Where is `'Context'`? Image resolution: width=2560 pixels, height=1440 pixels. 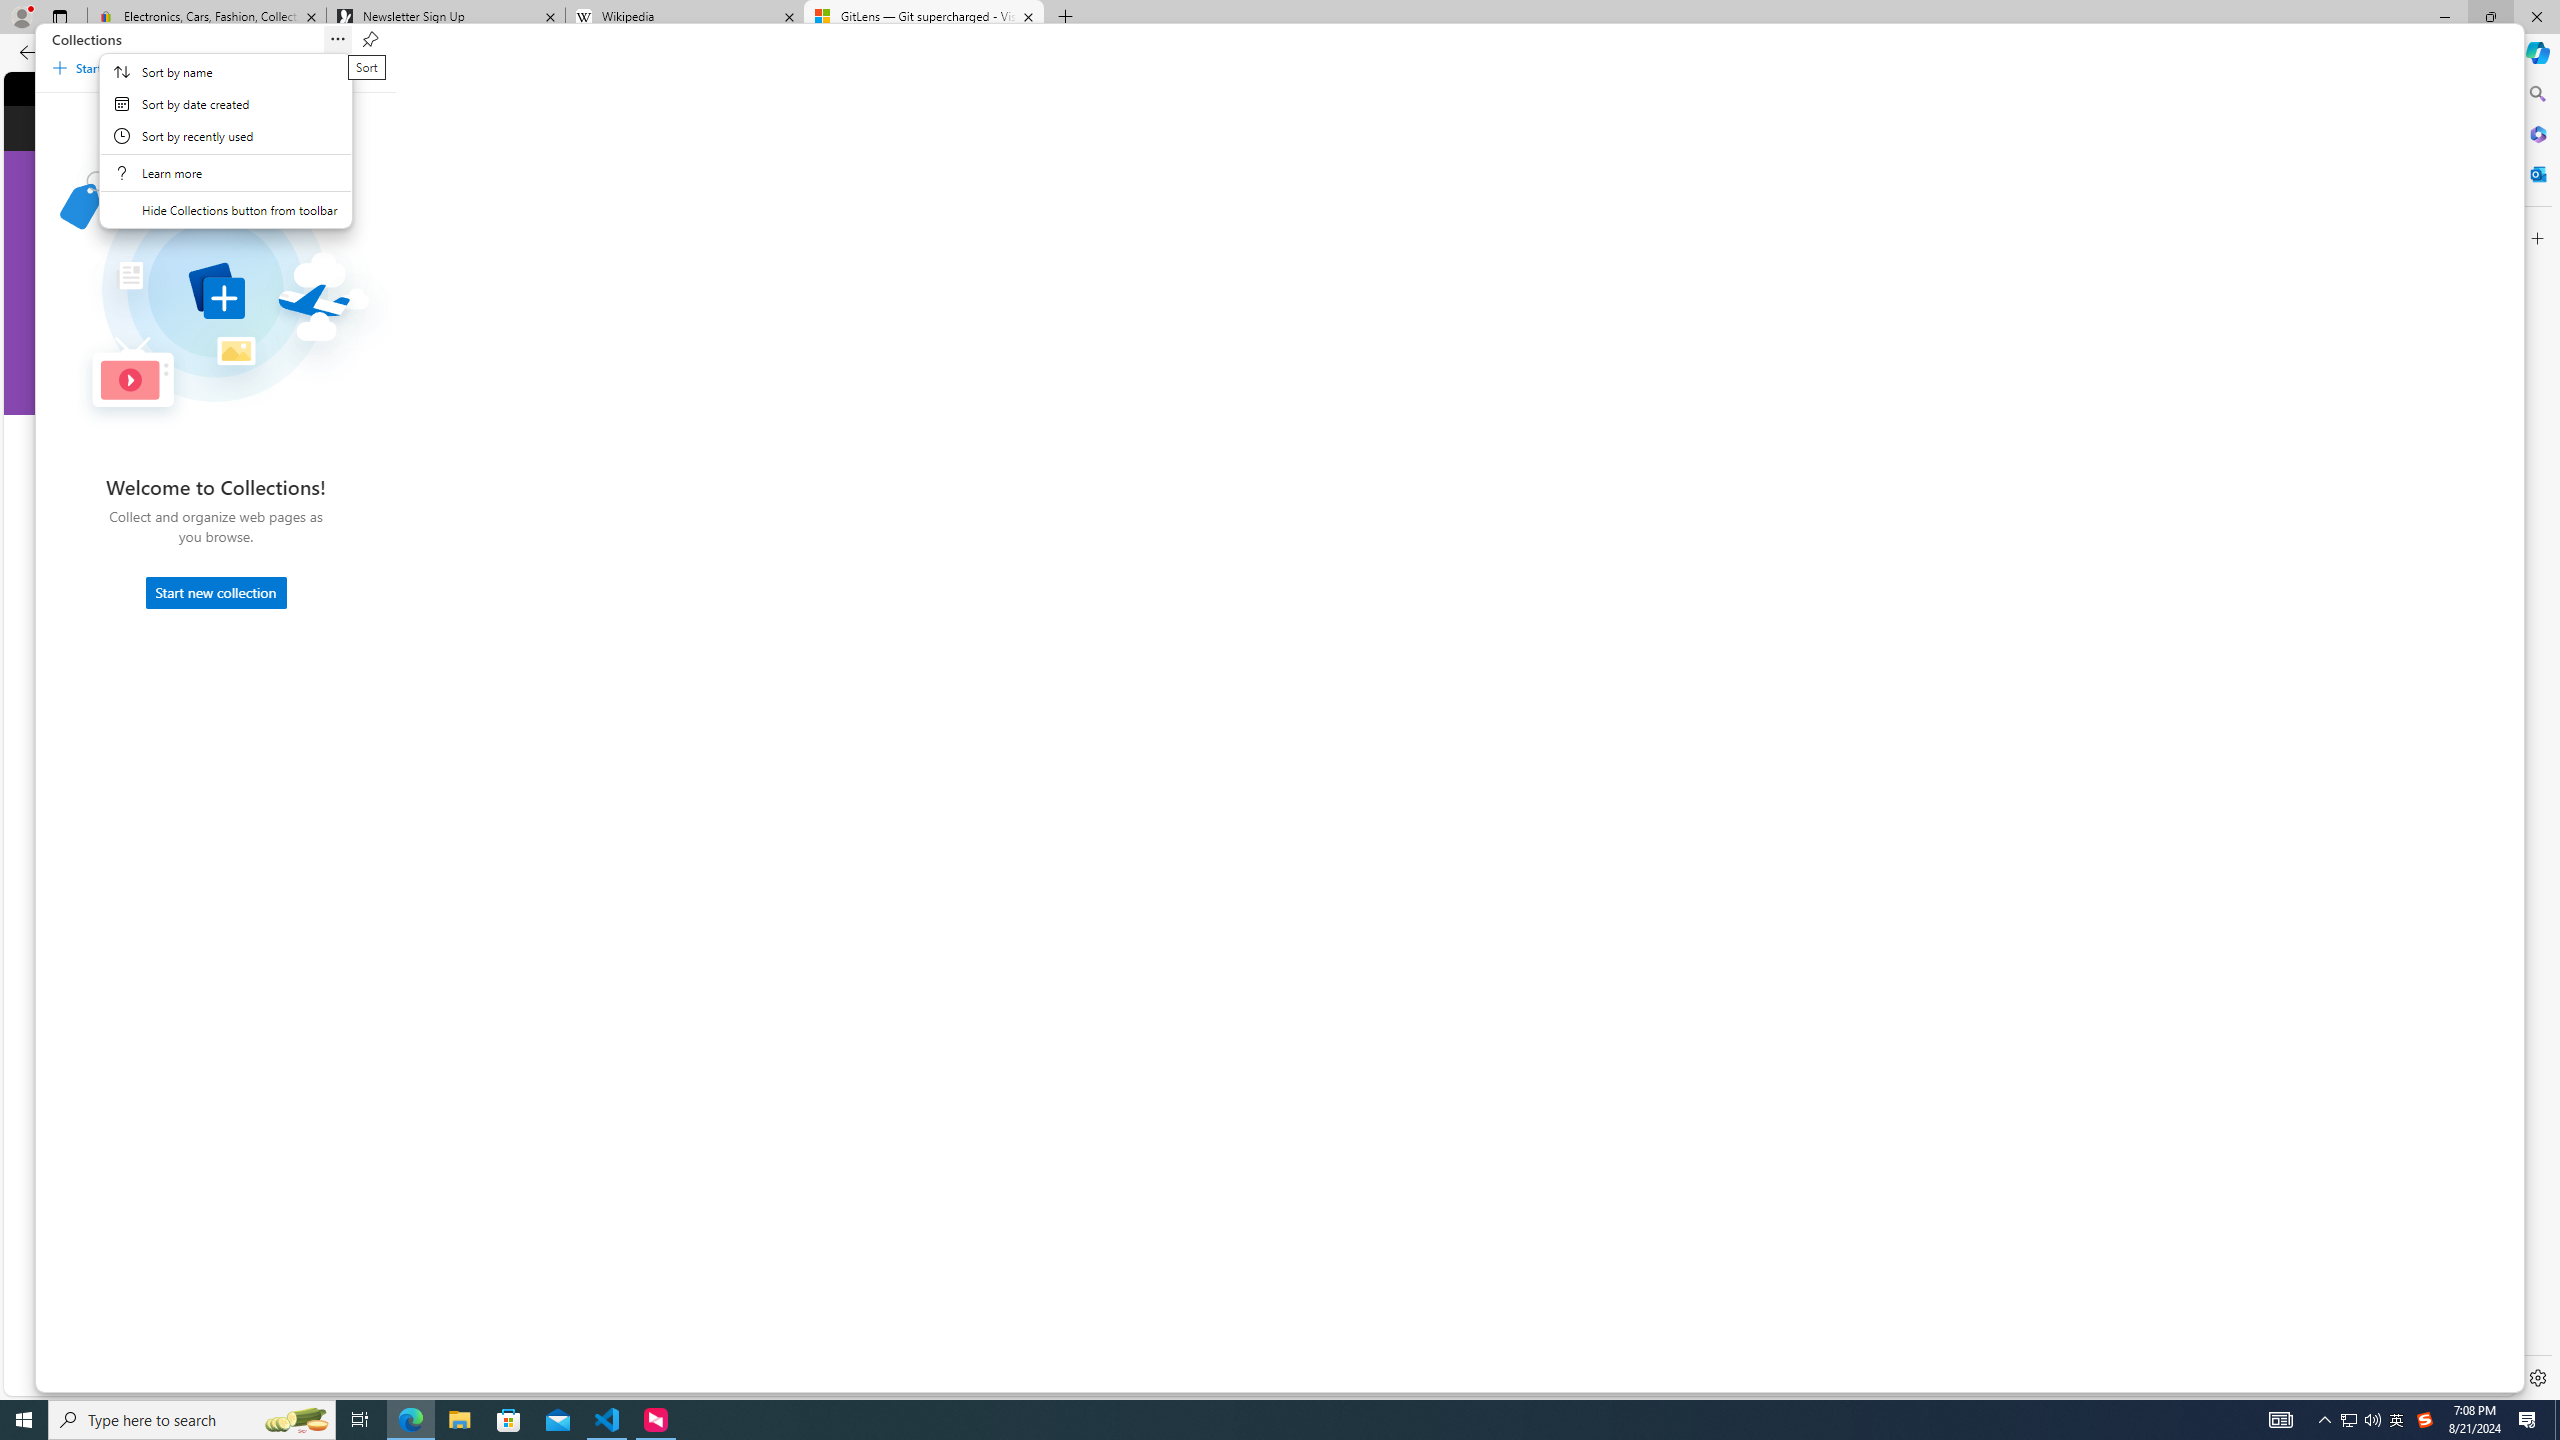
'Context' is located at coordinates (225, 153).